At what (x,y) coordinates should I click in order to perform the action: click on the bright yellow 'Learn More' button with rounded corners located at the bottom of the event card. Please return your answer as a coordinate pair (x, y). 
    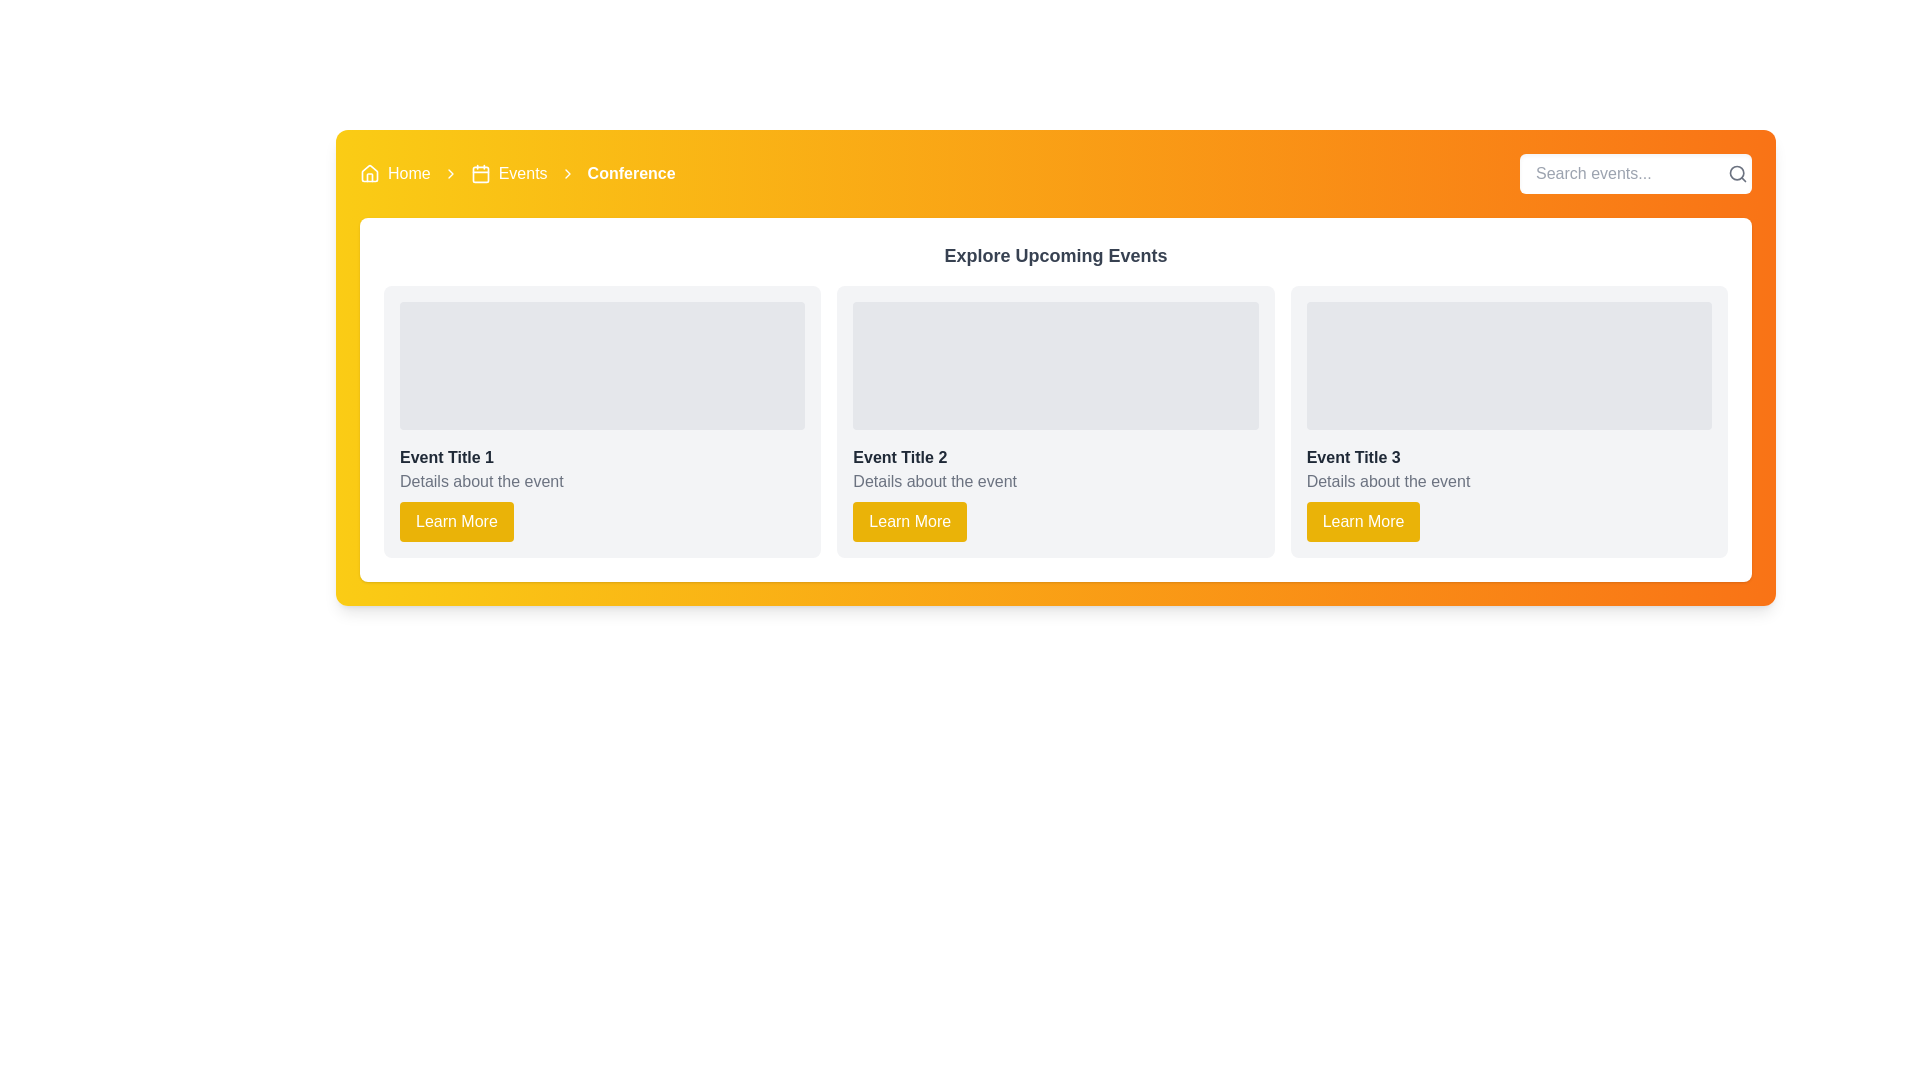
    Looking at the image, I should click on (909, 520).